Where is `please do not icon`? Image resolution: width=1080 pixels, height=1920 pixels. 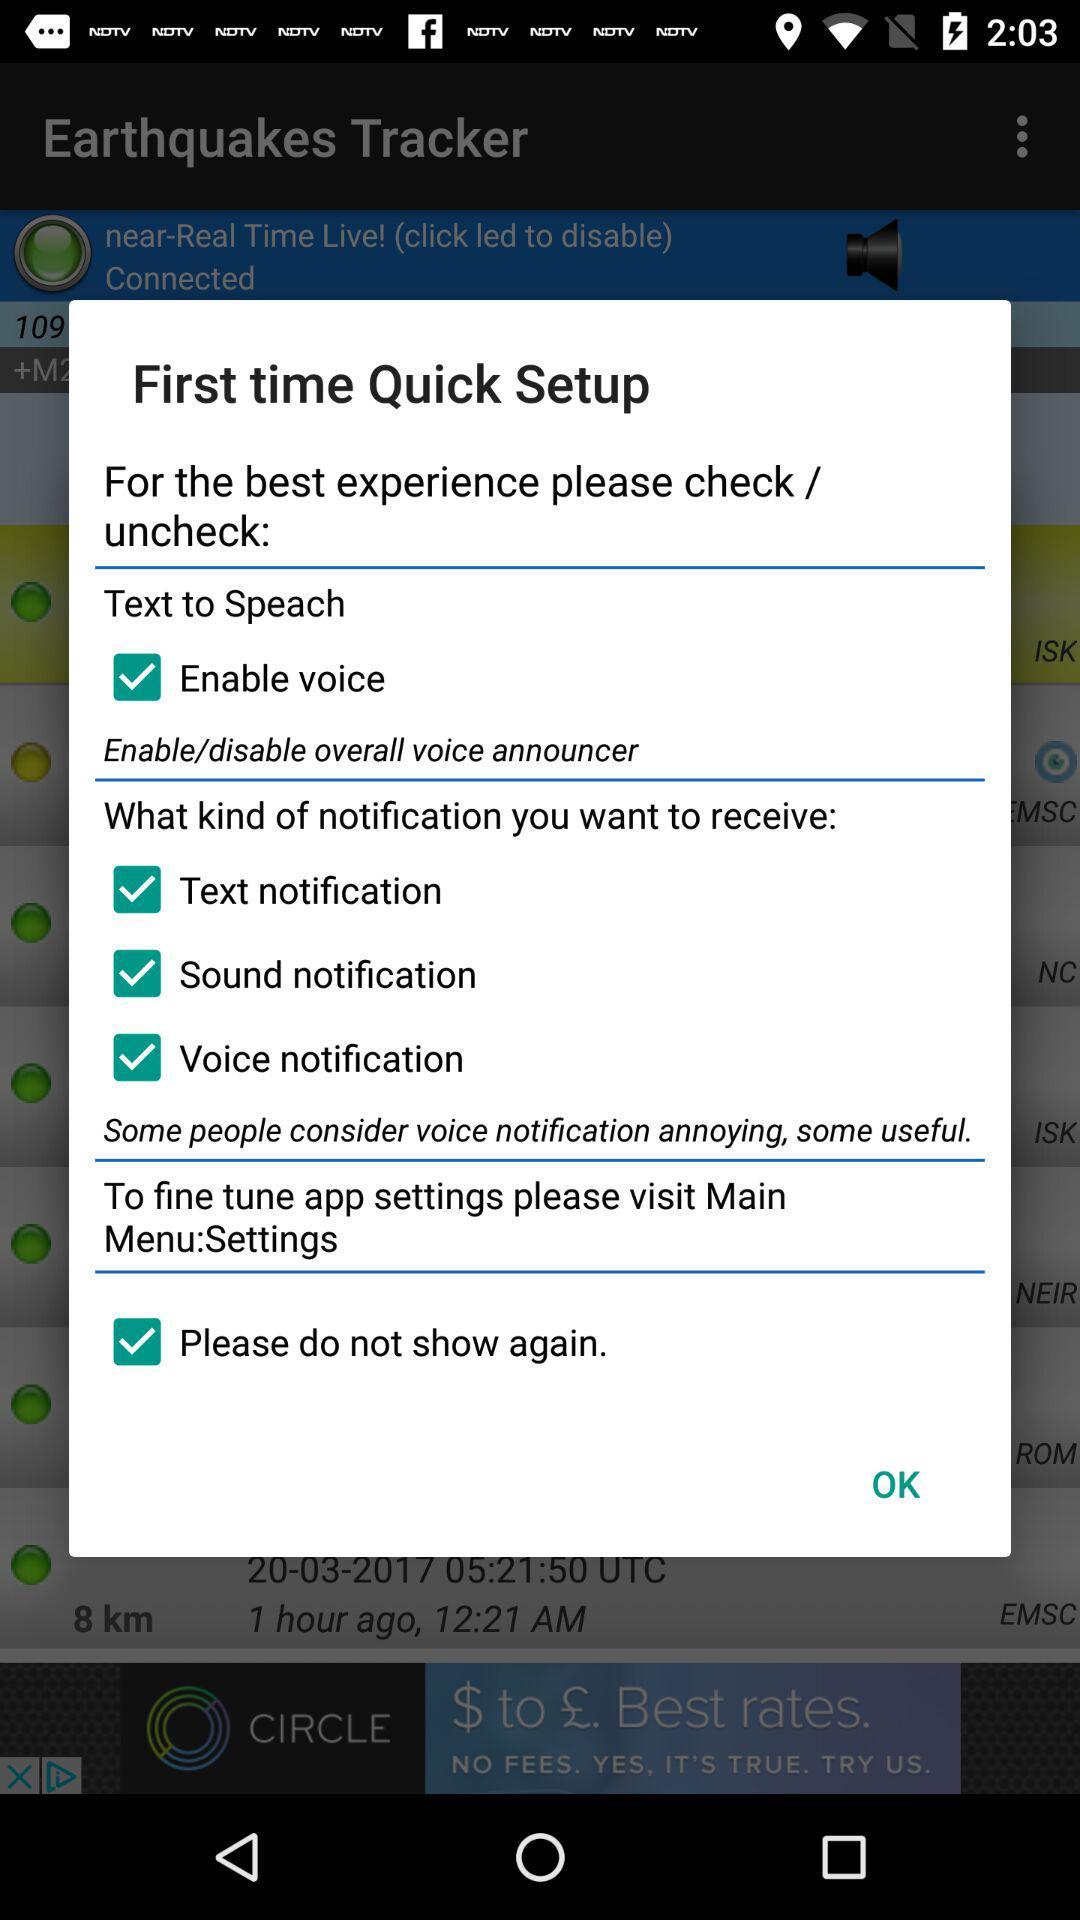 please do not icon is located at coordinates (350, 1341).